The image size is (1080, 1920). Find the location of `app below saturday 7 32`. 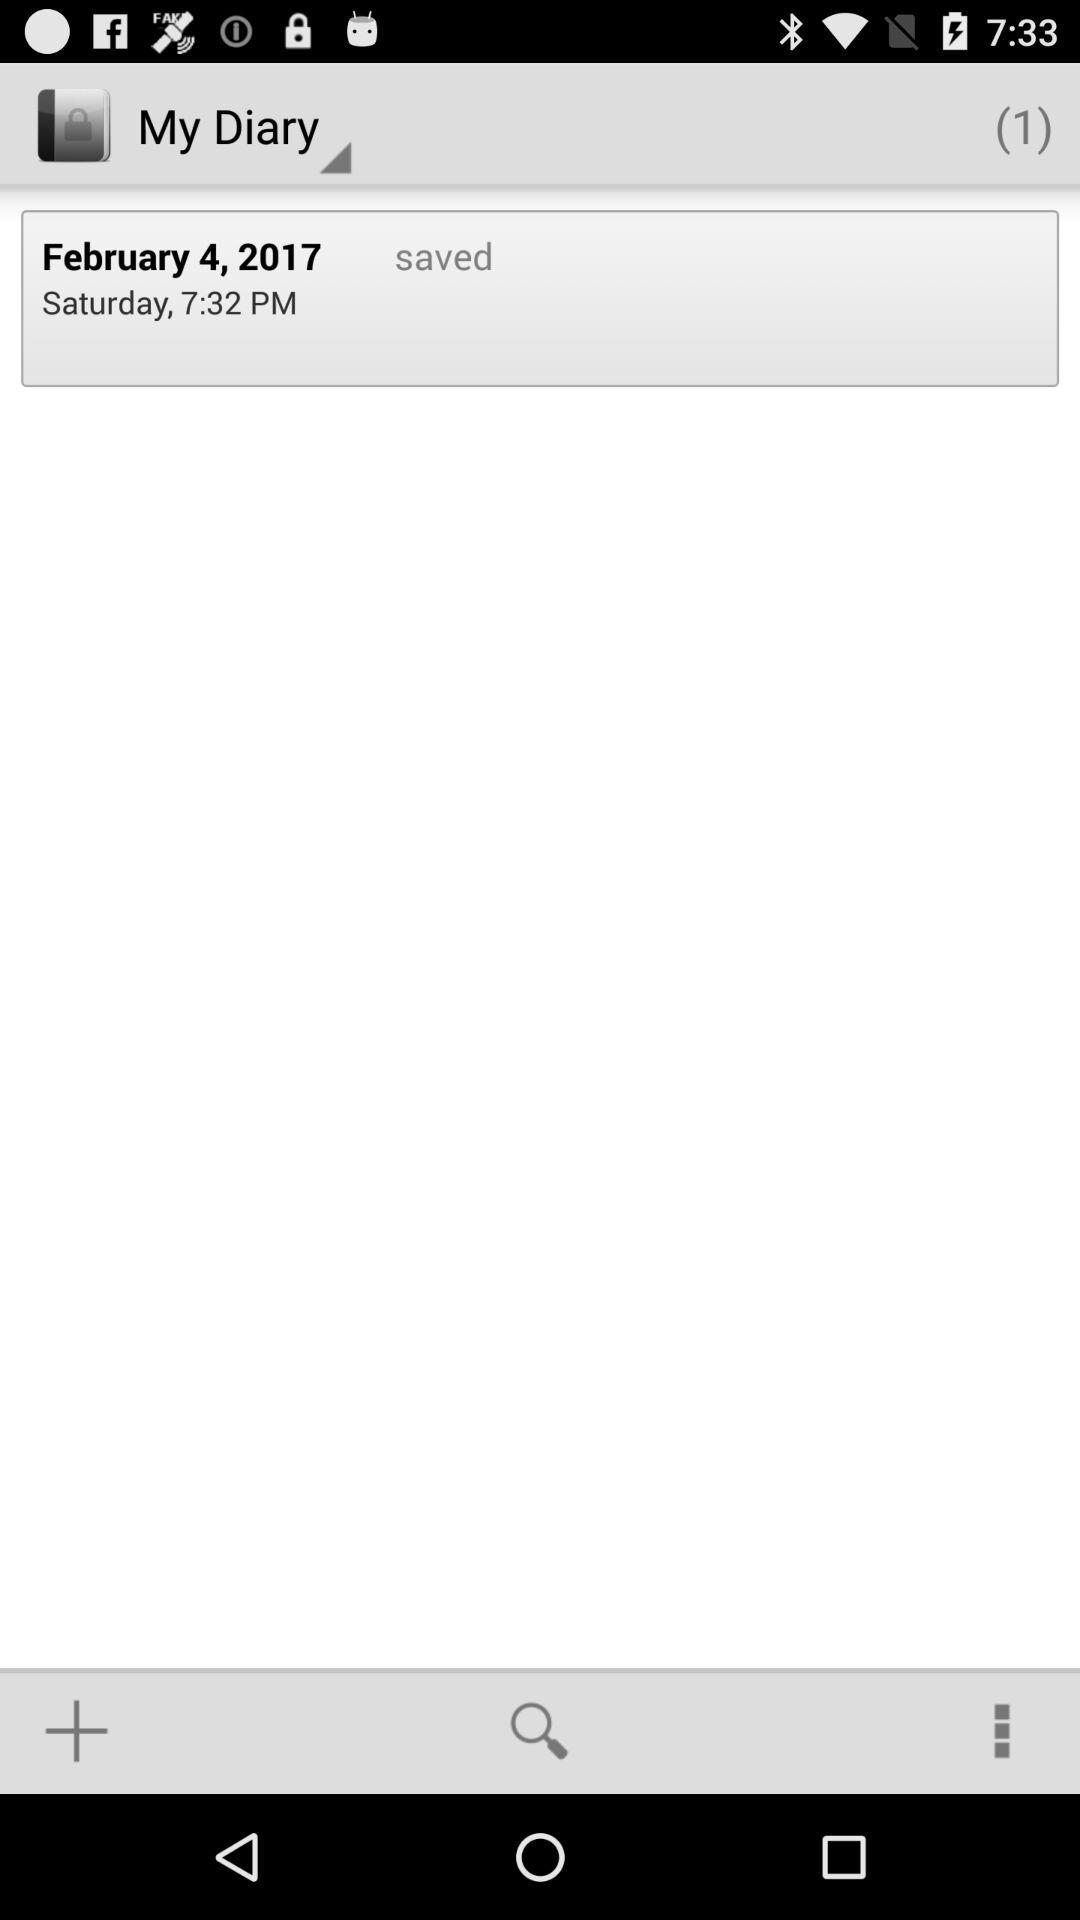

app below saturday 7 32 is located at coordinates (75, 1730).